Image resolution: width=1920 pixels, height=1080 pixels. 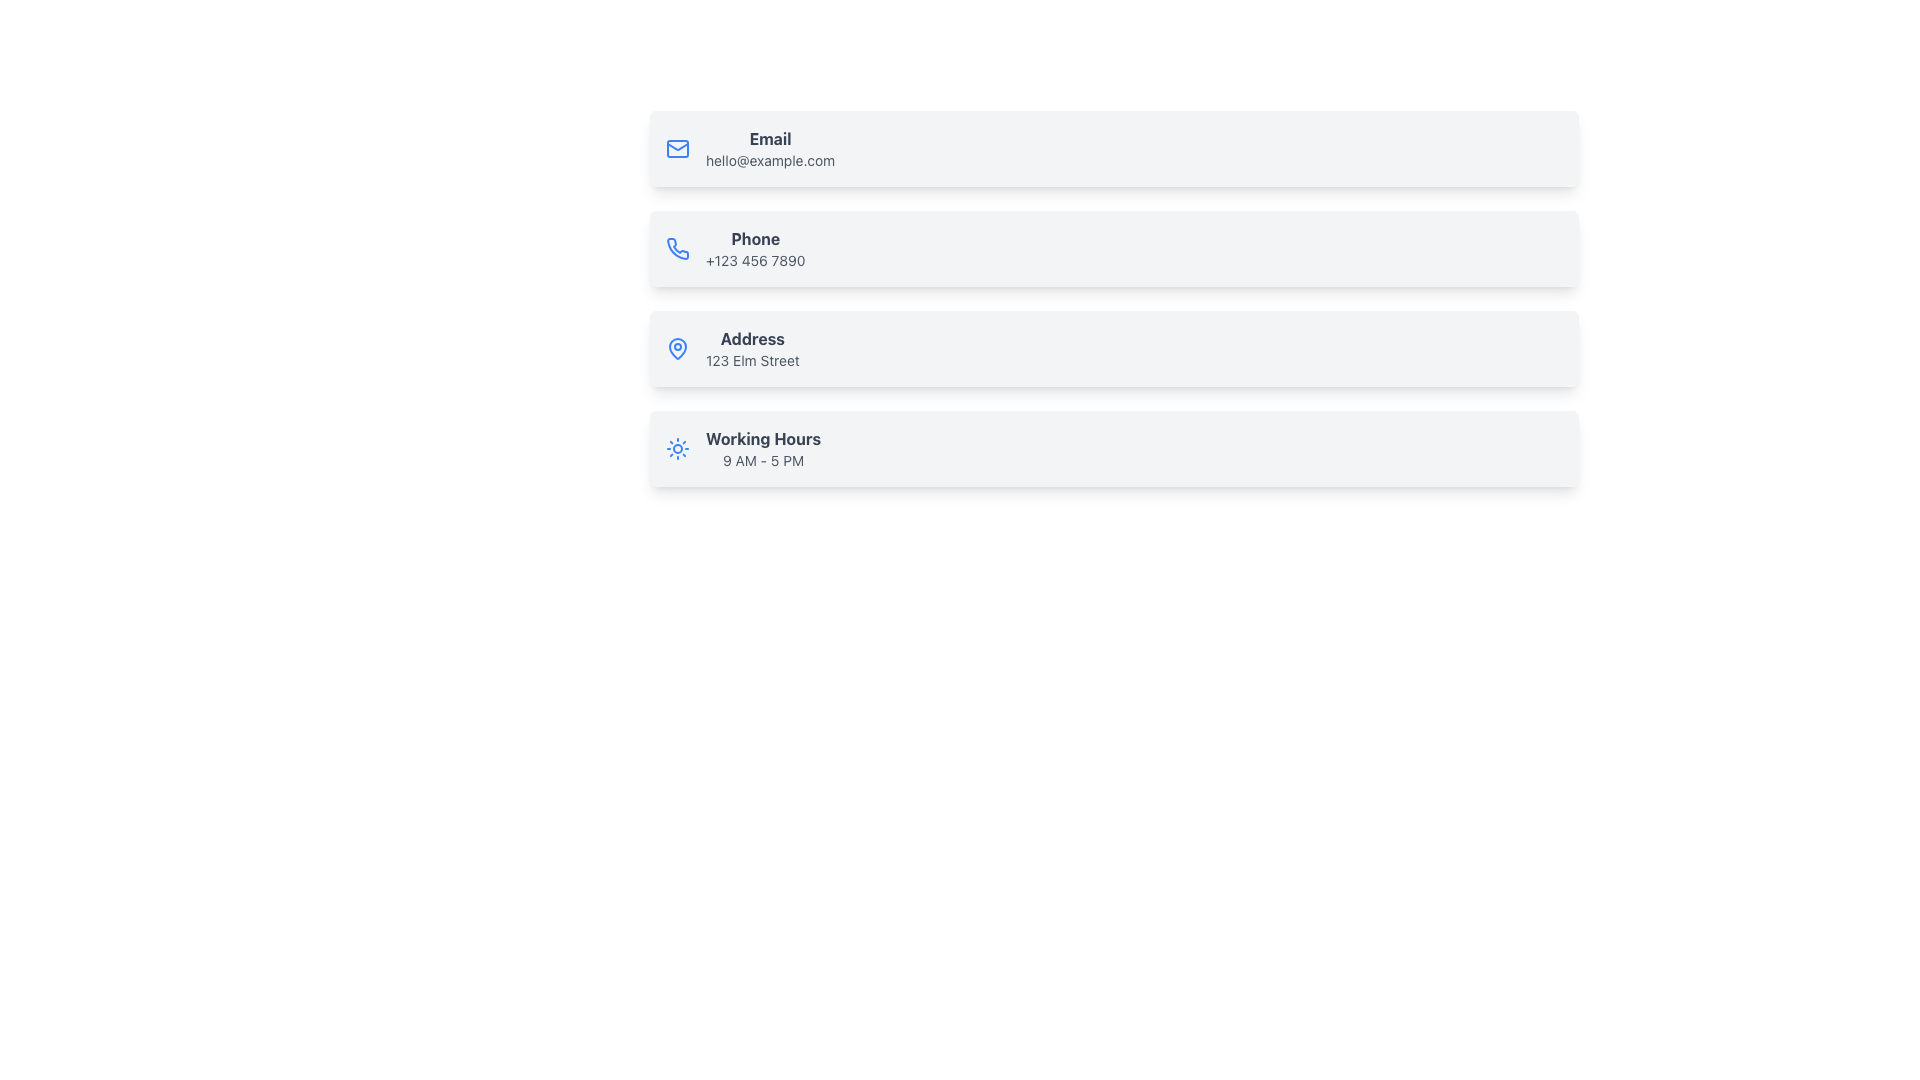 What do you see at coordinates (751, 361) in the screenshot?
I see `the static text element that displays the address in the contact details, located underneath the 'Address' header` at bounding box center [751, 361].